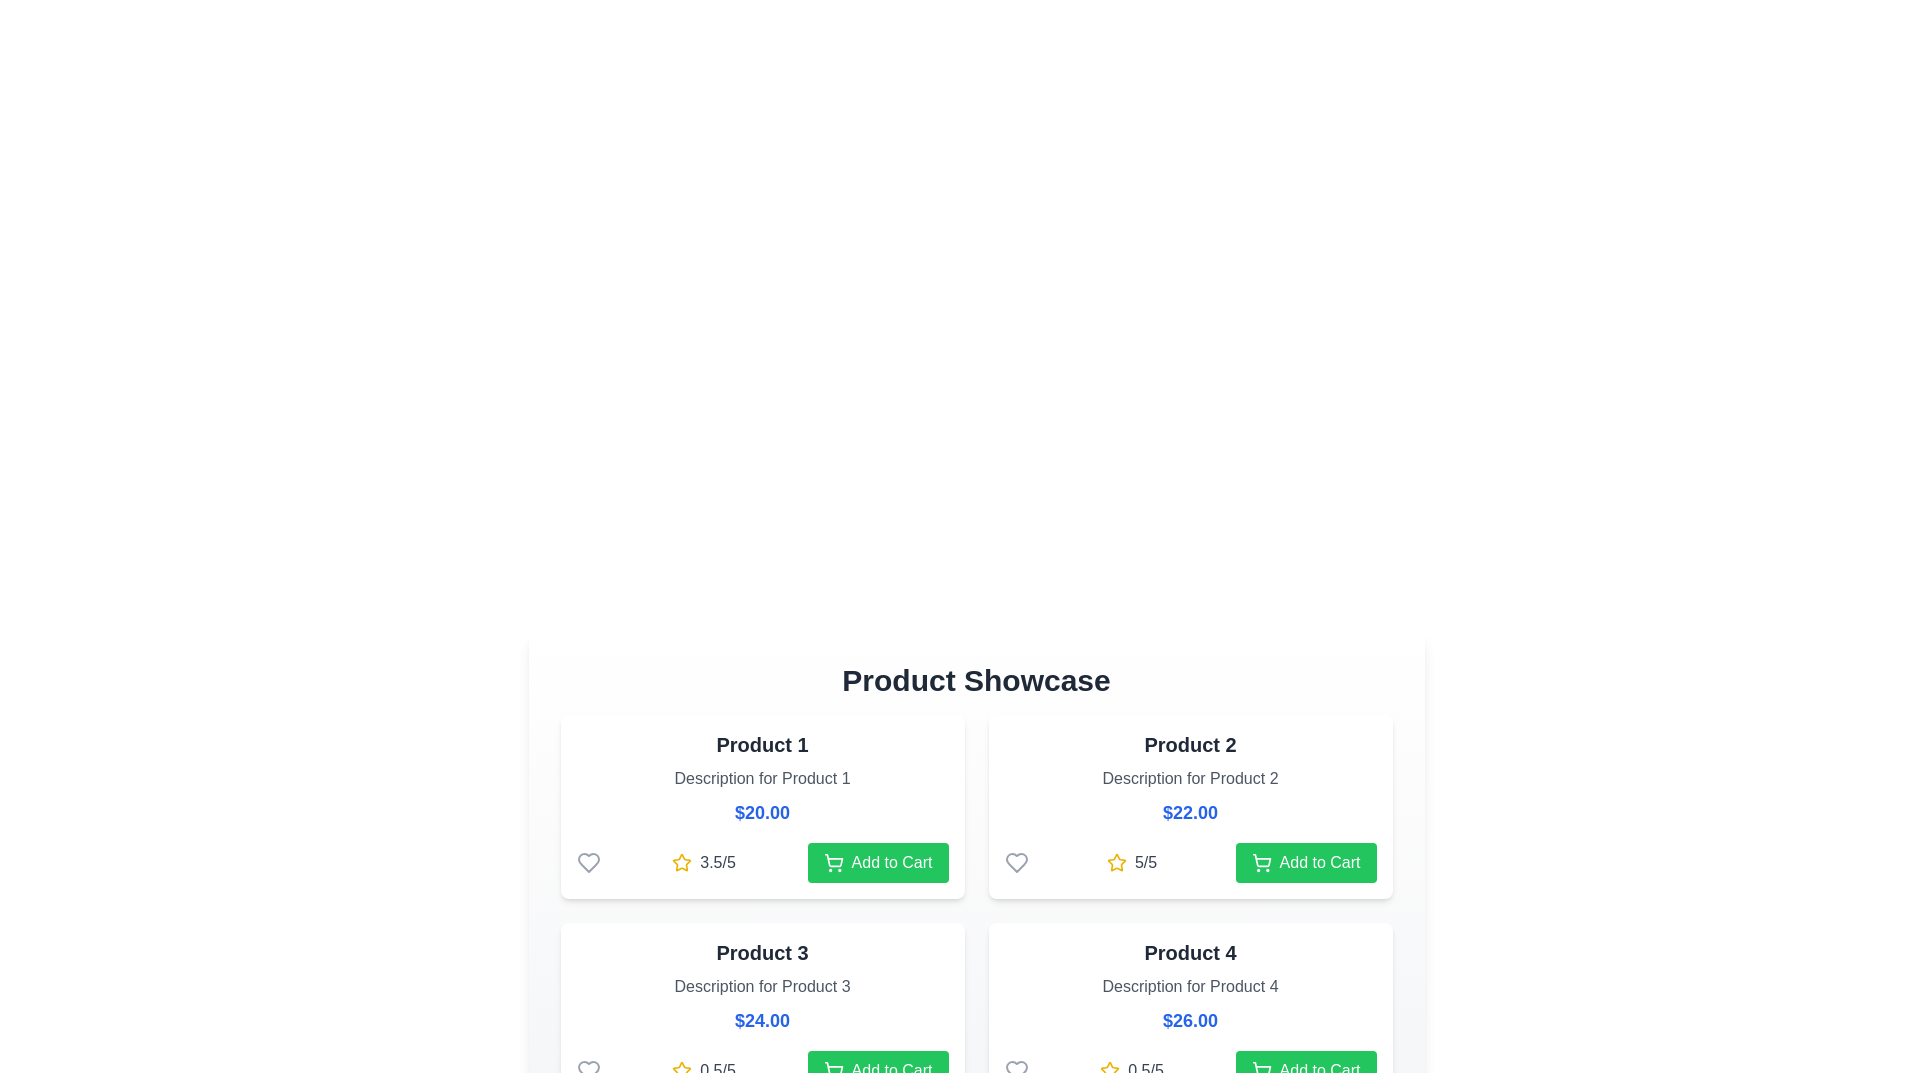 This screenshot has width=1920, height=1080. What do you see at coordinates (1190, 813) in the screenshot?
I see `the Text Label displaying '$22.00' in the second product card titled 'Product 2', which is styled with a bold font and blue color, located below the product description and above the rating and 'Add to Cart' button` at bounding box center [1190, 813].